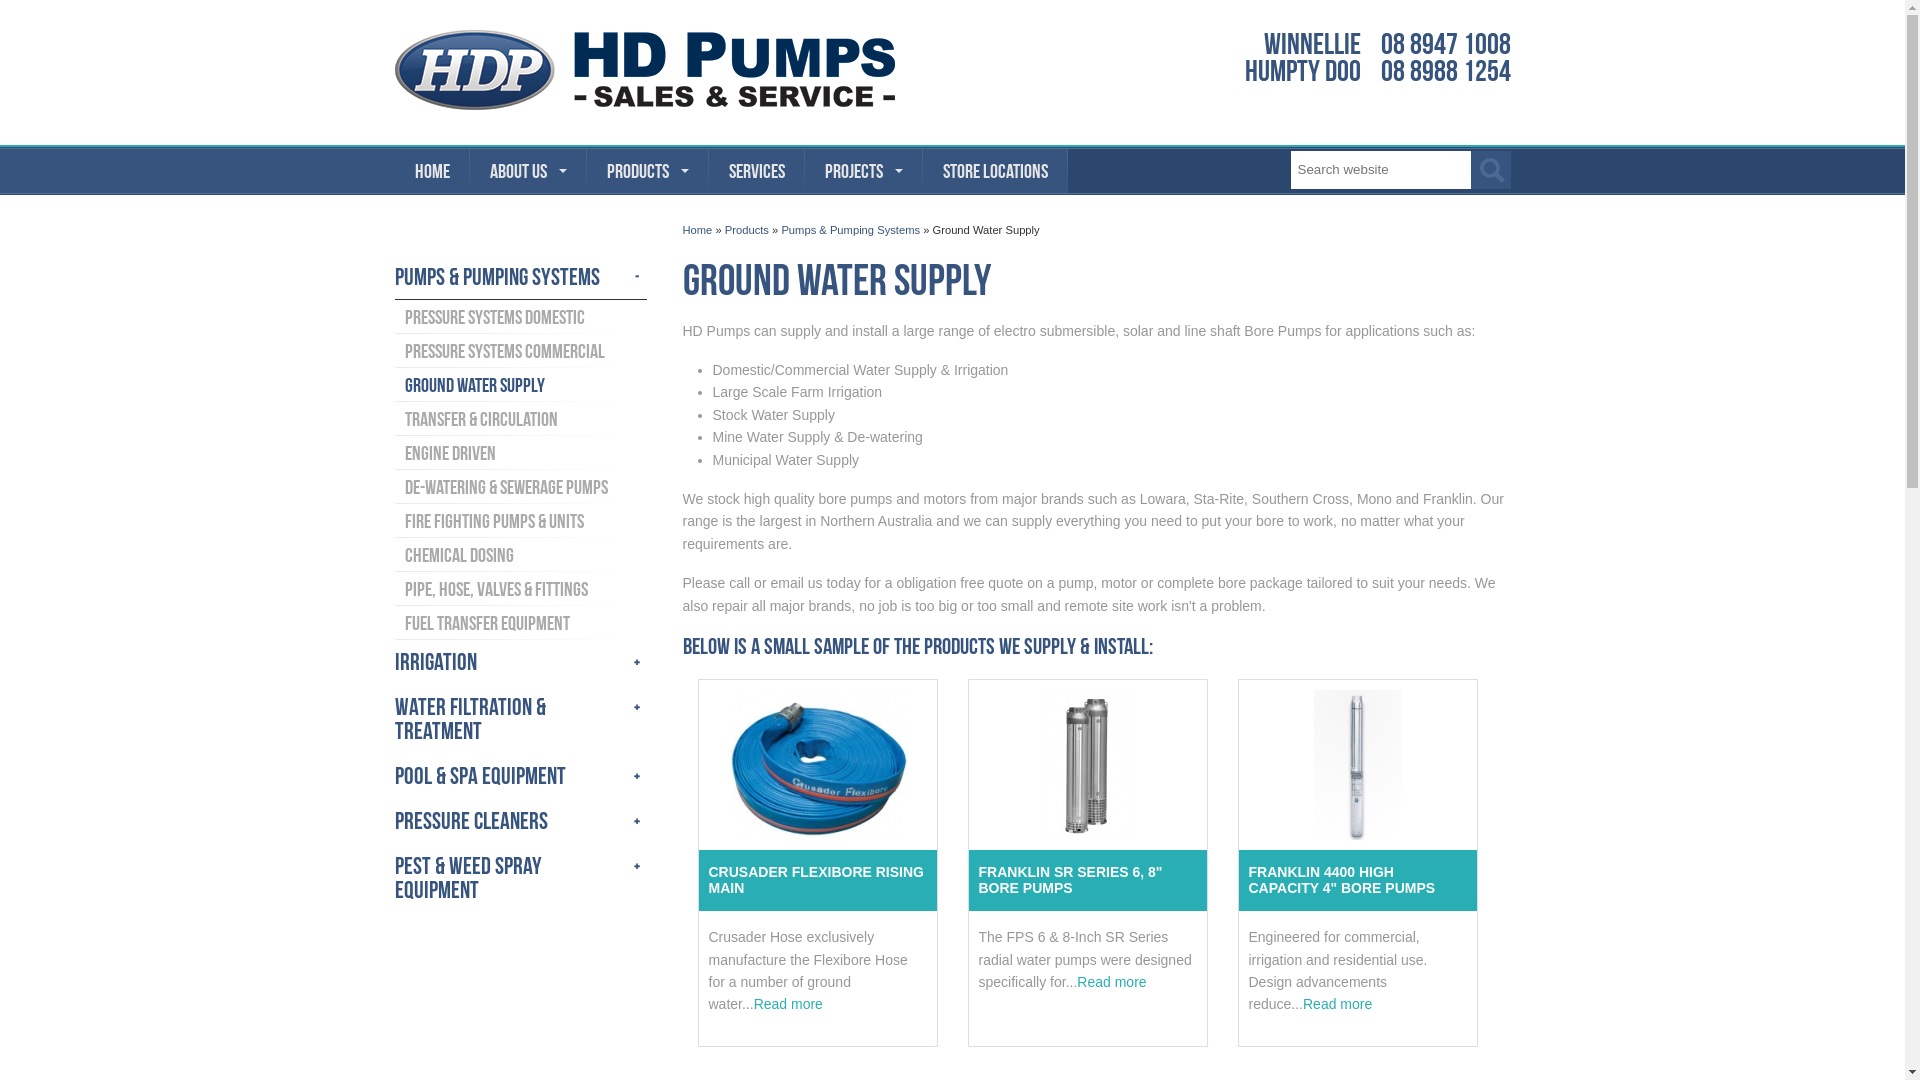 The image size is (1920, 1080). Describe the element at coordinates (519, 277) in the screenshot. I see `'PUMPS & PUMPING SYSTEMS'` at that location.